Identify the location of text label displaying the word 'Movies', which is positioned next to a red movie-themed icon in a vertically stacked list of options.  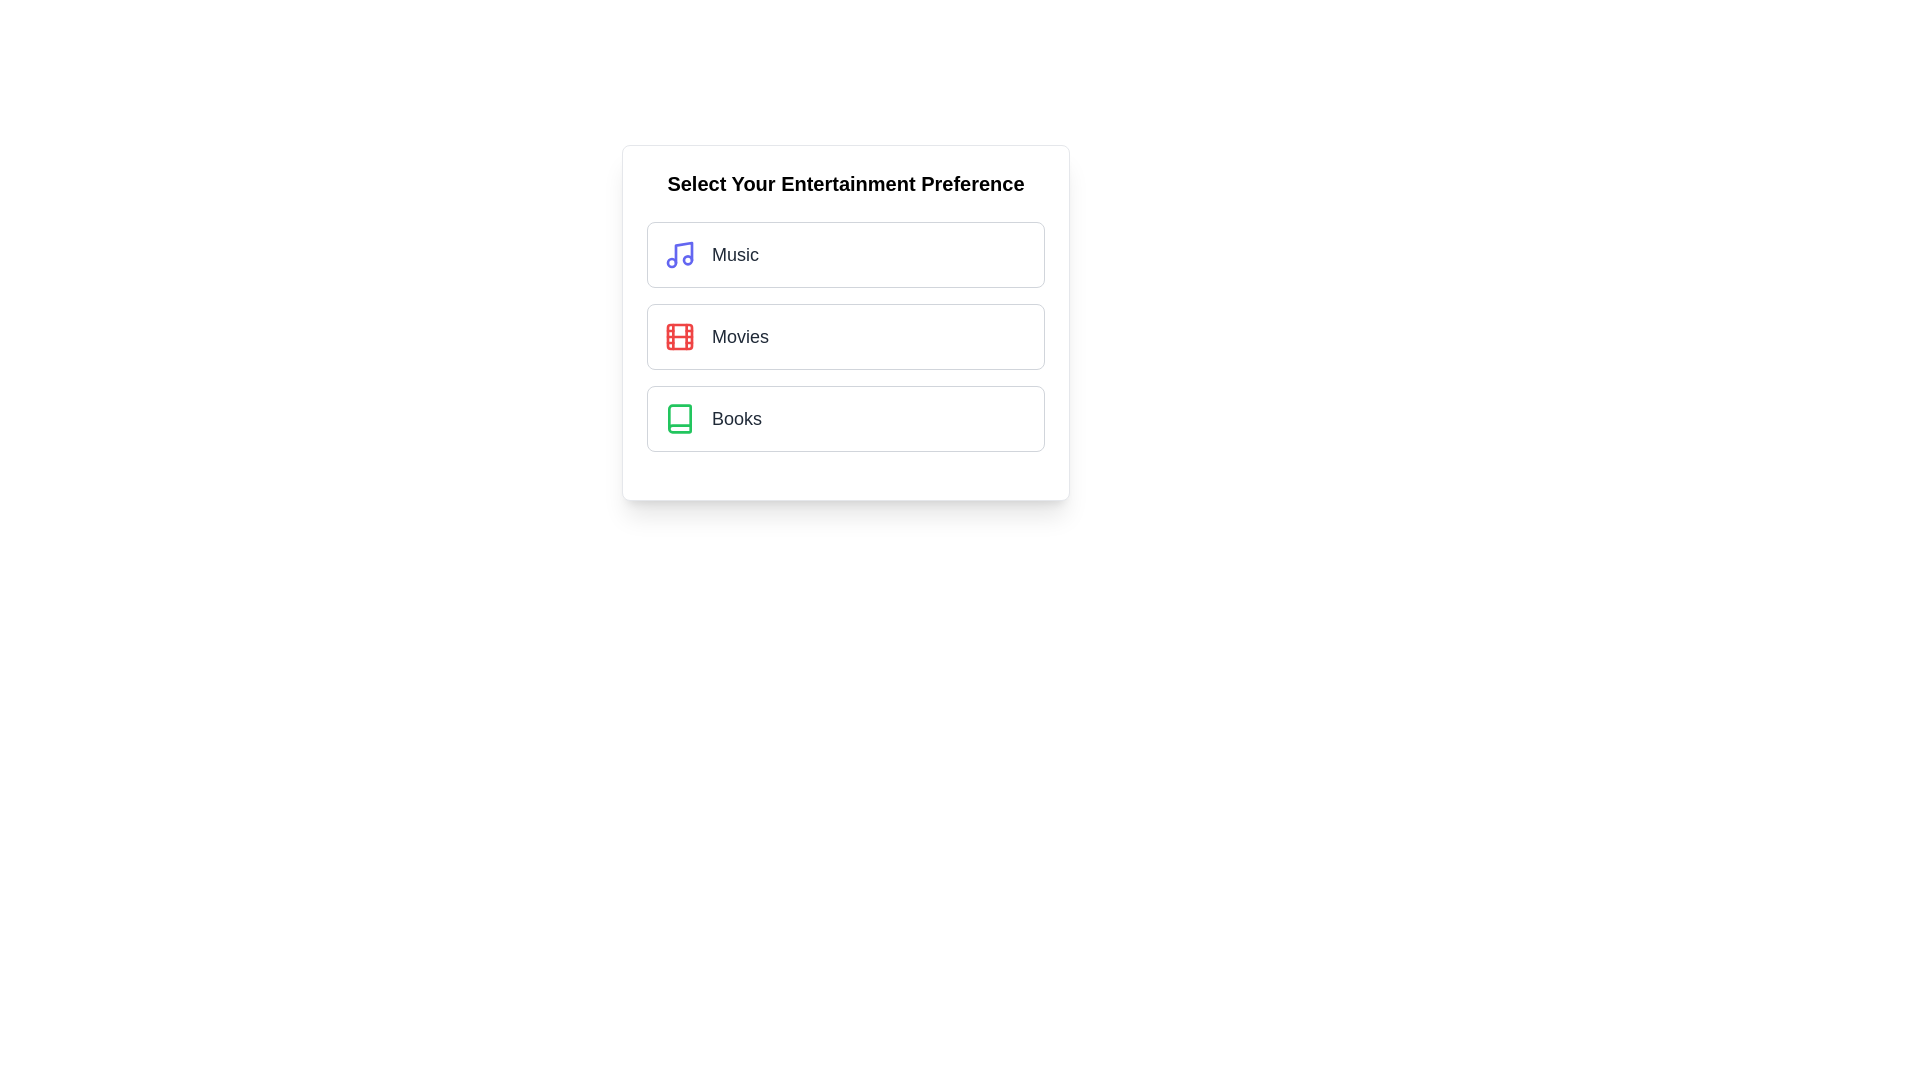
(739, 335).